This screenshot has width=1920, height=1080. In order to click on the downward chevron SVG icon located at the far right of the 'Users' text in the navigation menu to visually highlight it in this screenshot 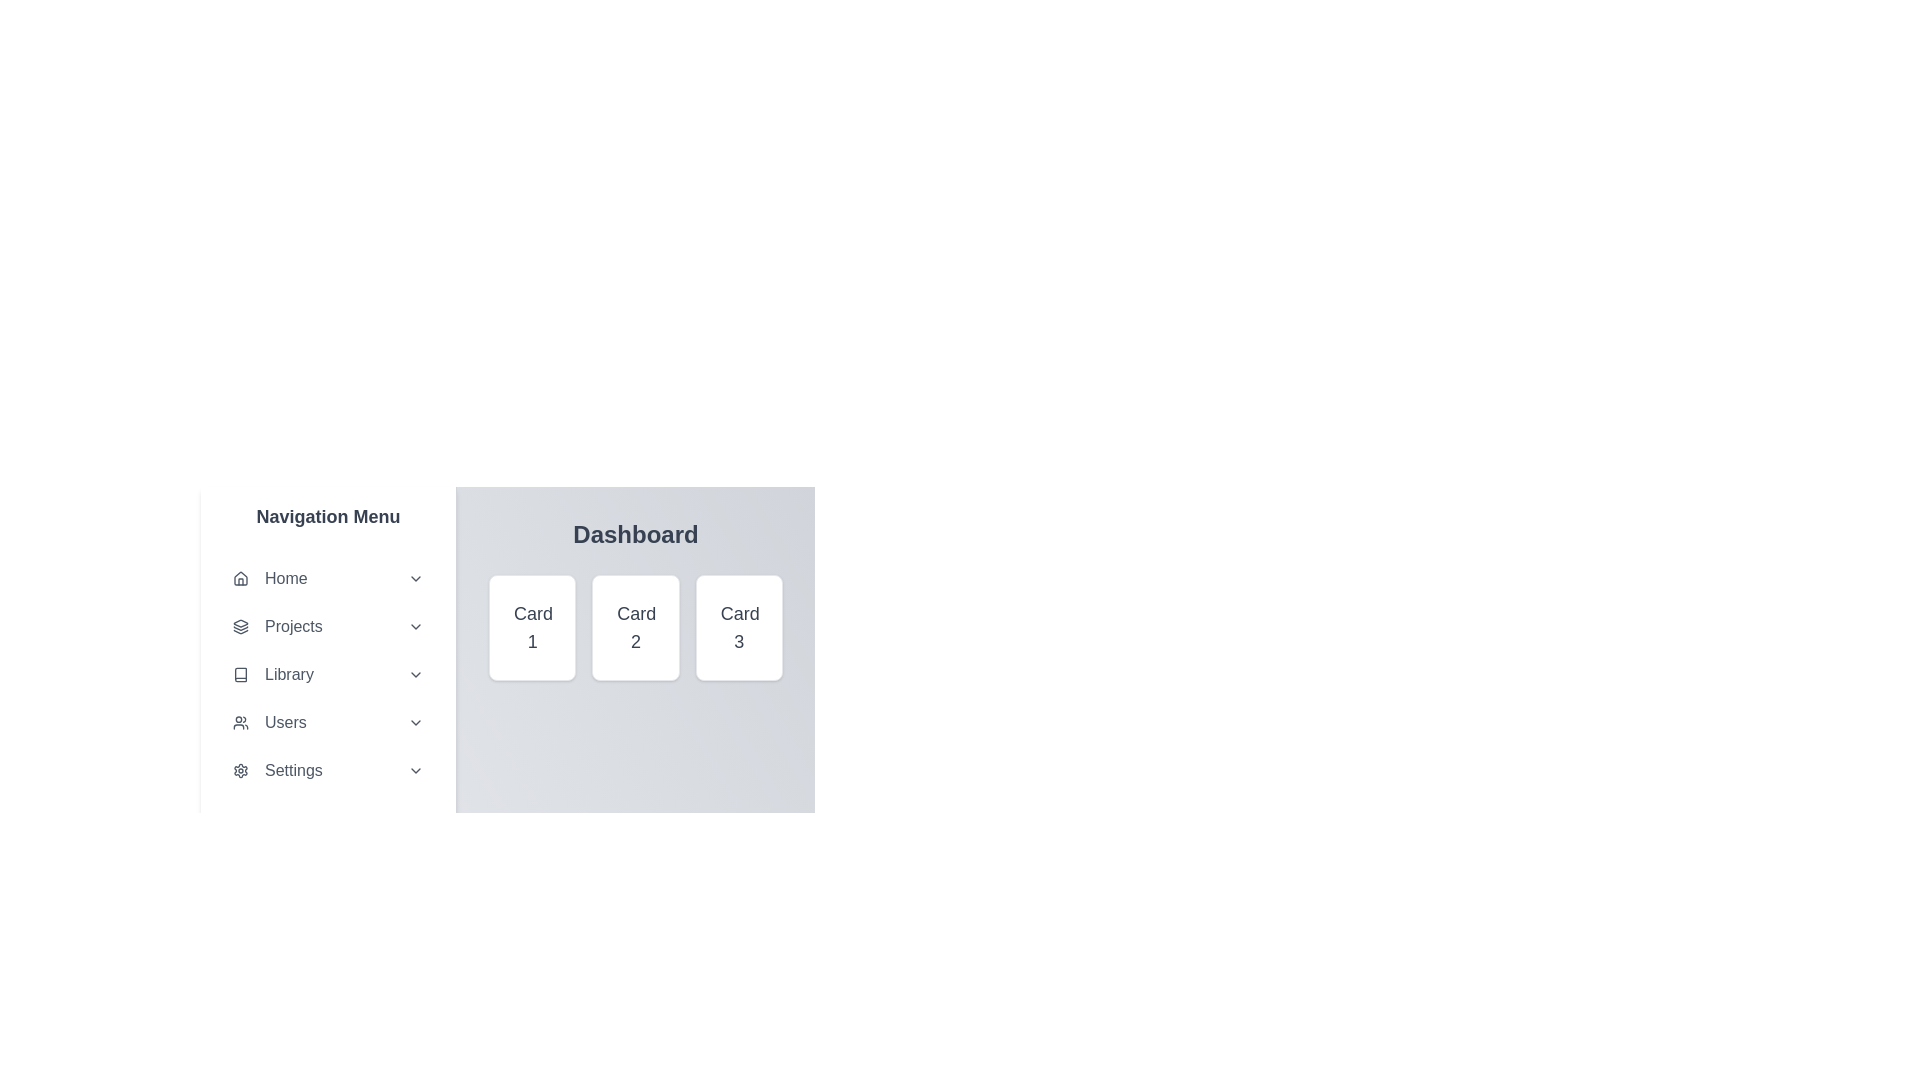, I will do `click(415, 722)`.